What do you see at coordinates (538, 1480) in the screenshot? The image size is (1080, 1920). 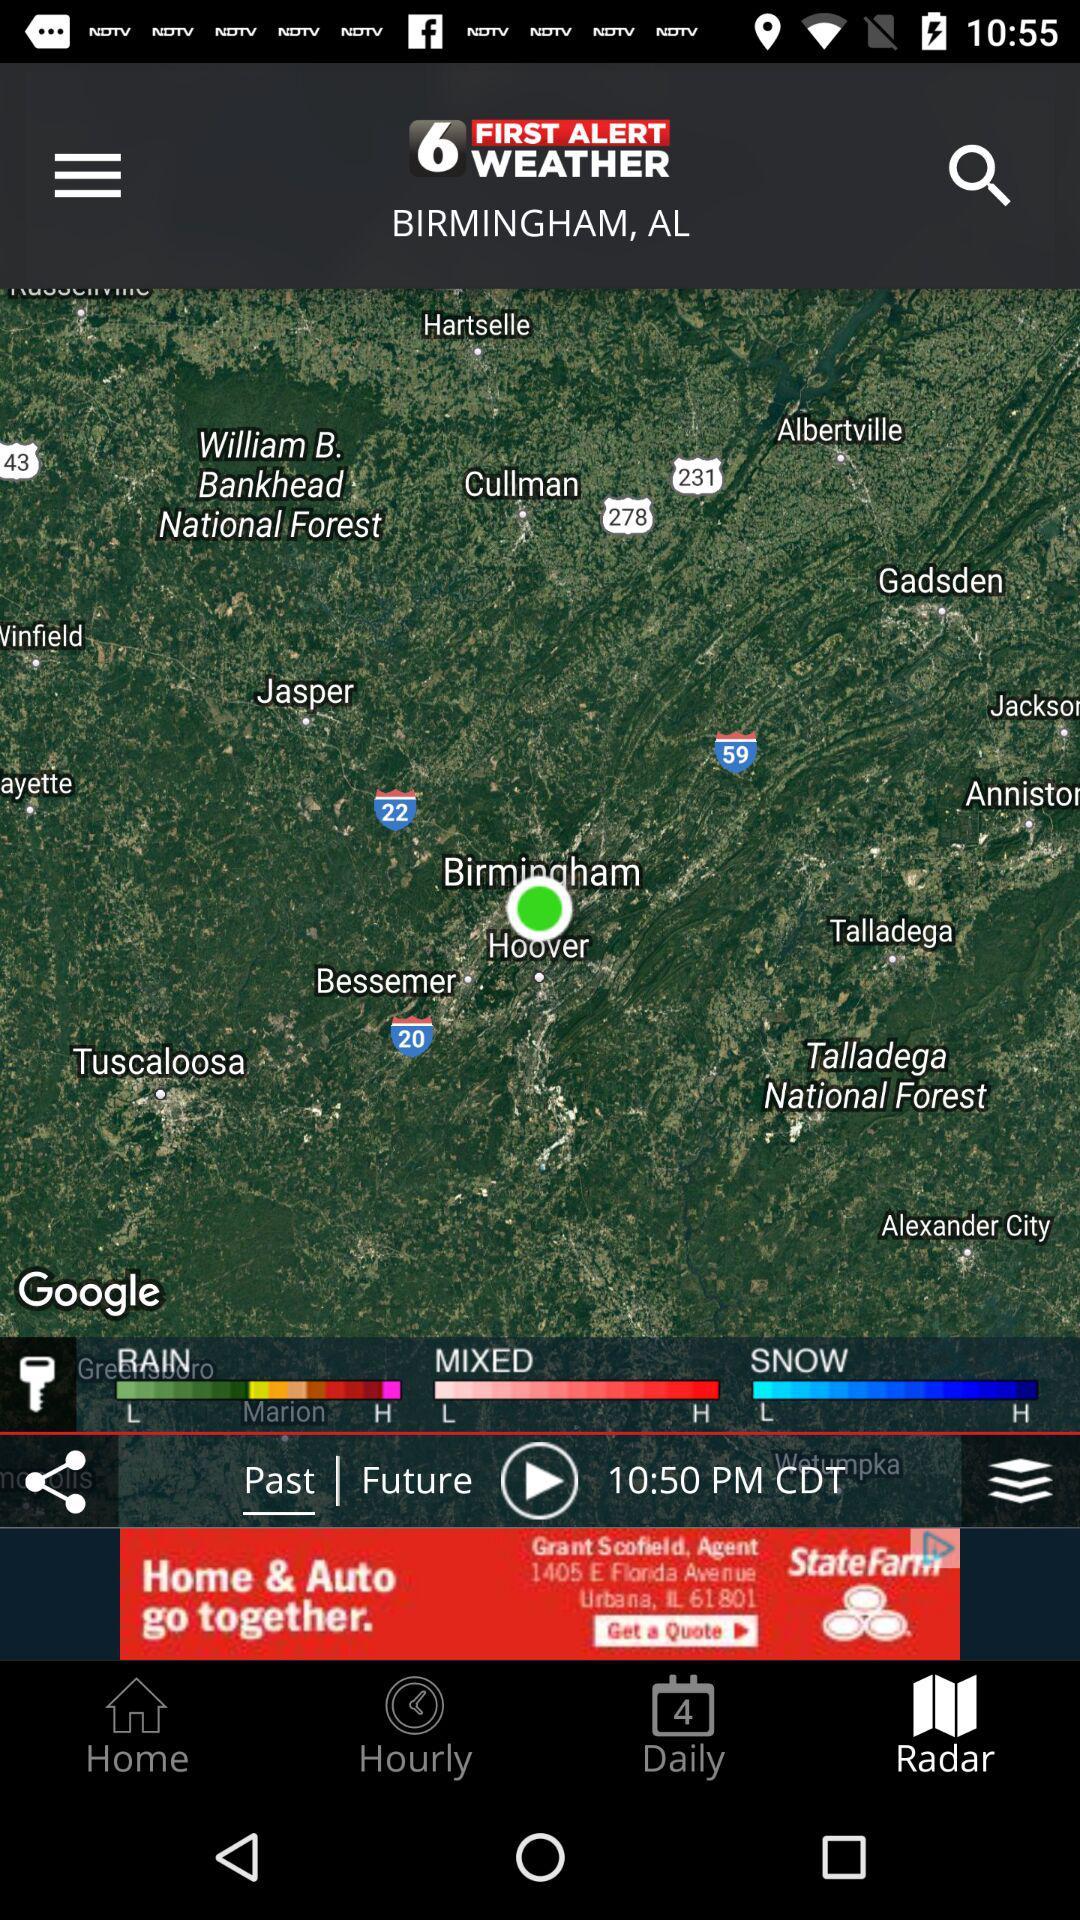 I see `the item to the right of the future item` at bounding box center [538, 1480].